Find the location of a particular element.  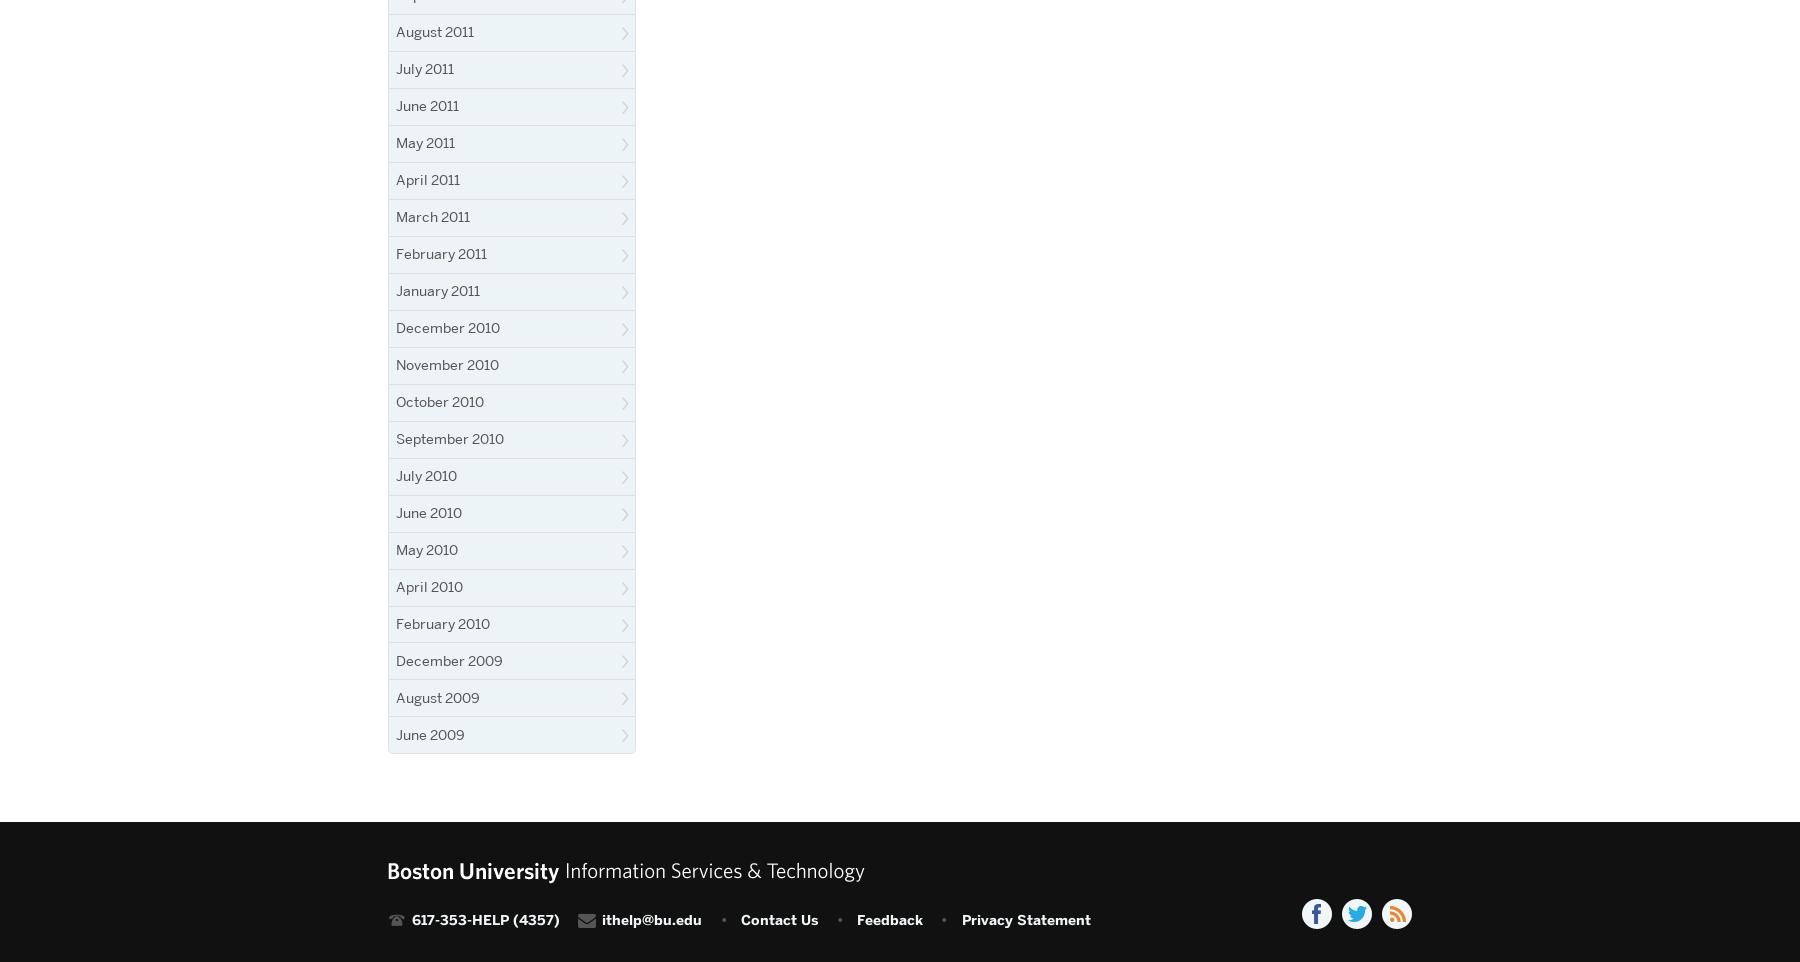

'November 2010' is located at coordinates (447, 364).